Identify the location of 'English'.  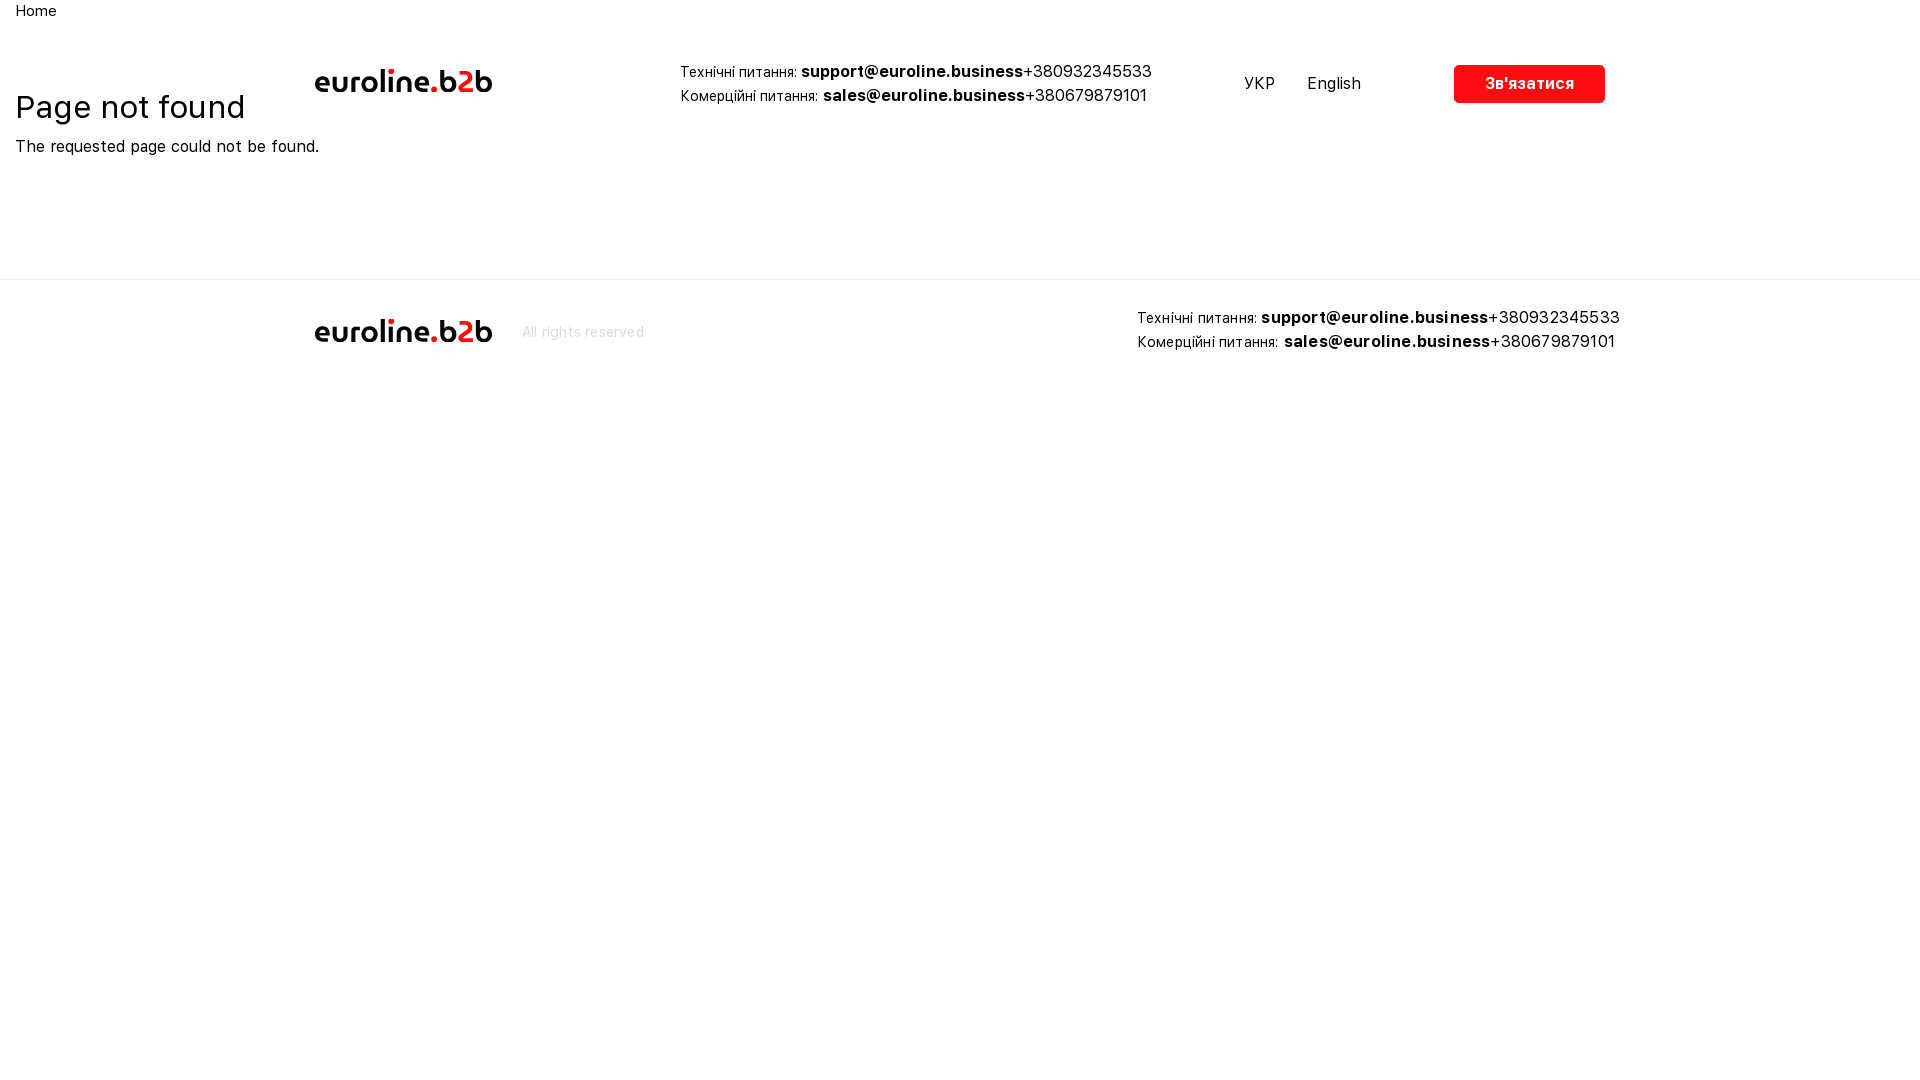
(1334, 82).